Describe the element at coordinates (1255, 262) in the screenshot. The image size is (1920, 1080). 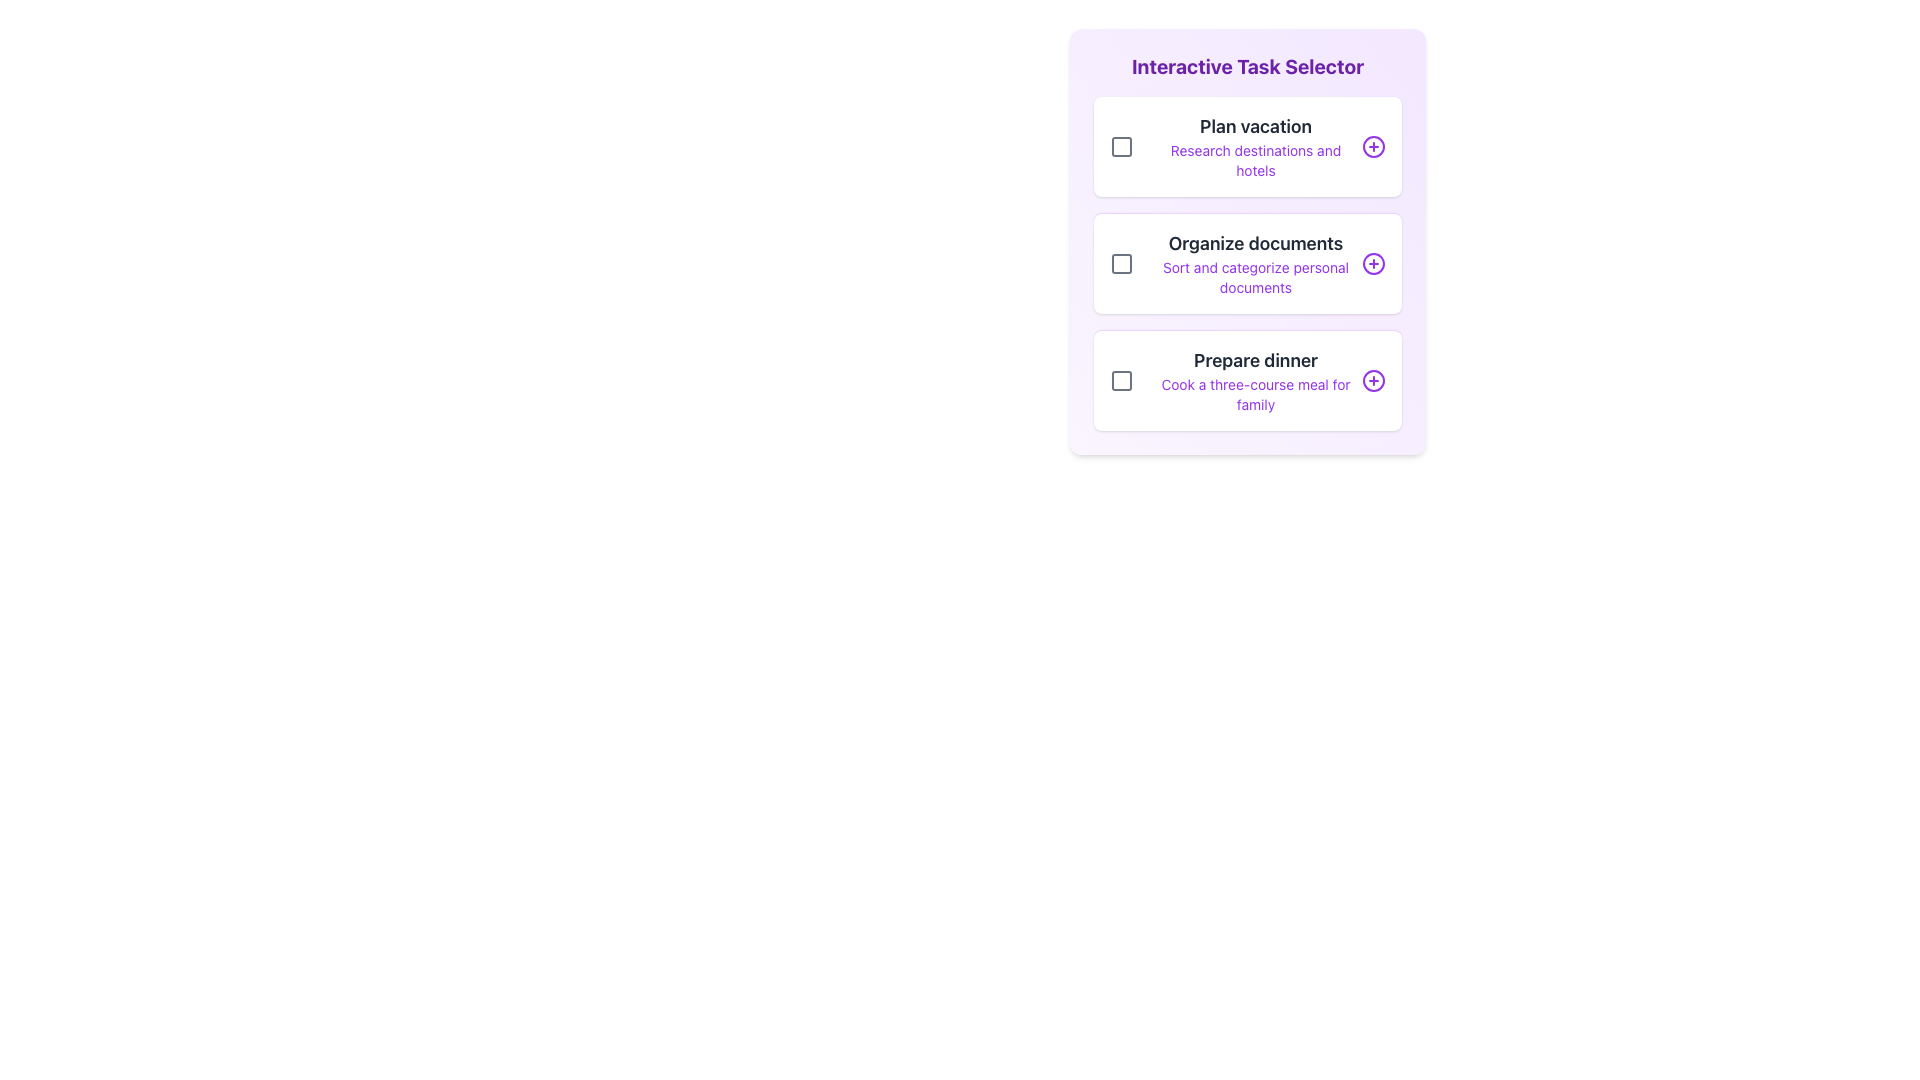
I see `the central text label that serves as a title and subtitle for the 'Organize documents' task, located in the middle card of a vertical stack of three cards` at that location.